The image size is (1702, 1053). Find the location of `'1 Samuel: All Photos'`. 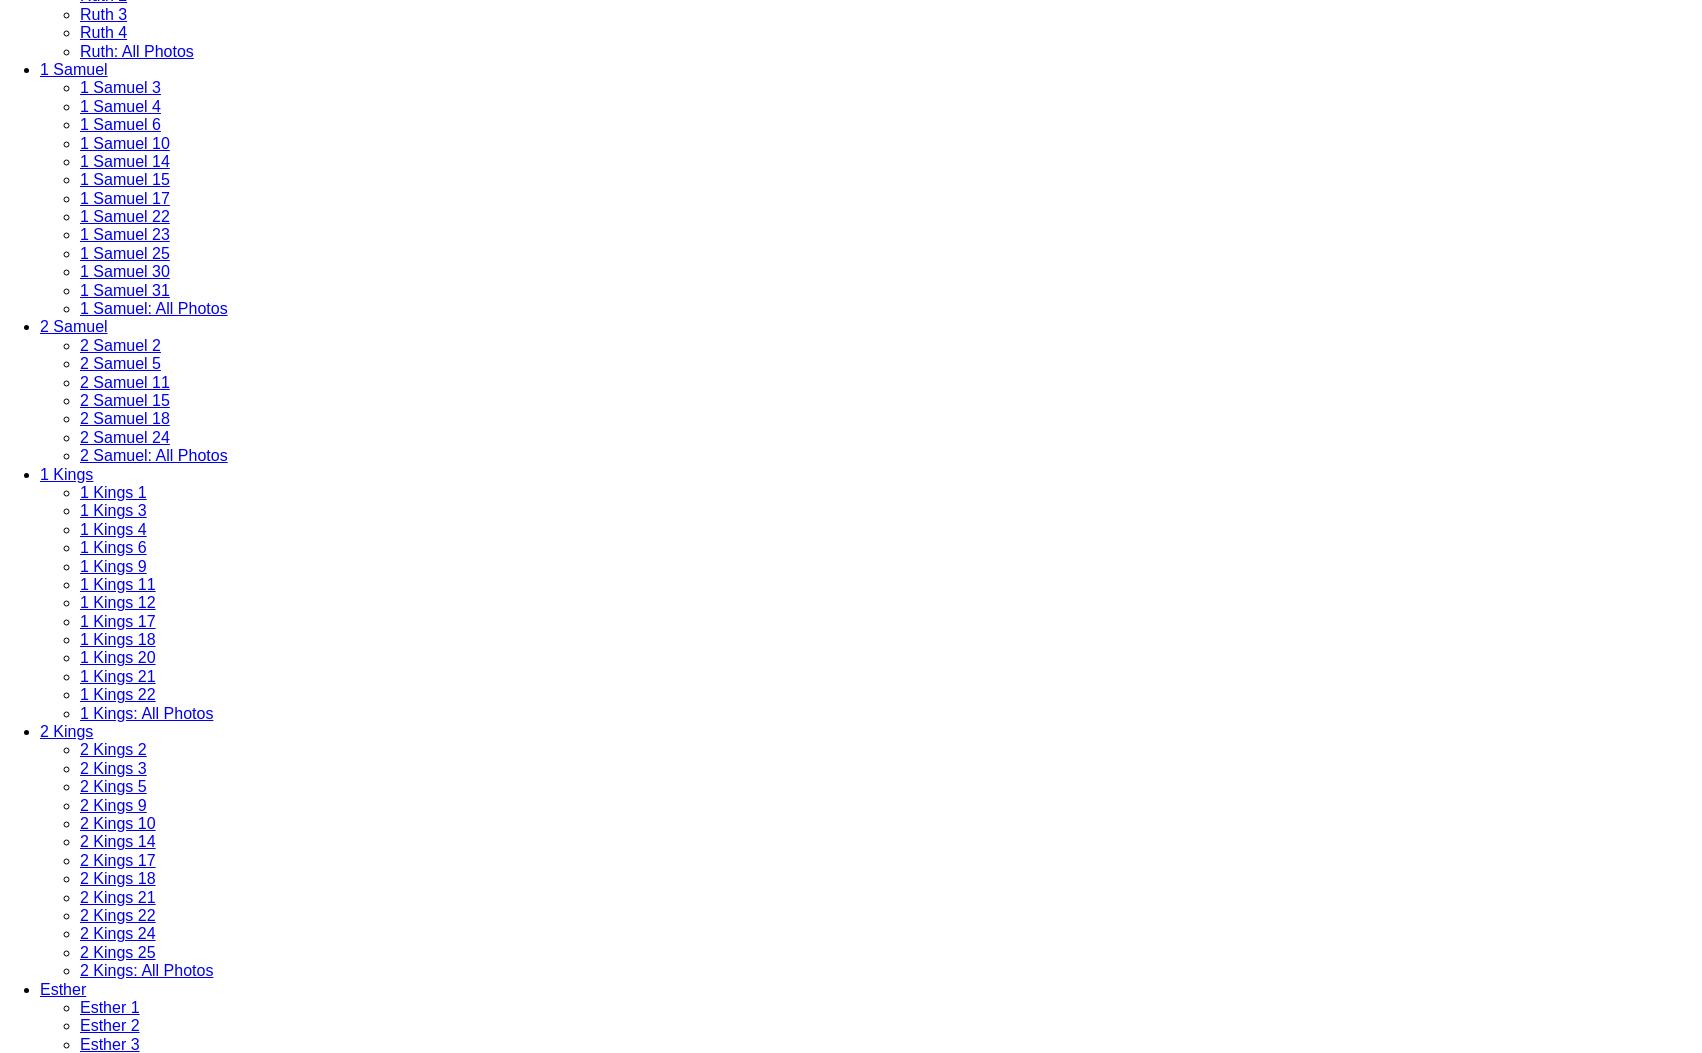

'1 Samuel: All Photos' is located at coordinates (152, 308).